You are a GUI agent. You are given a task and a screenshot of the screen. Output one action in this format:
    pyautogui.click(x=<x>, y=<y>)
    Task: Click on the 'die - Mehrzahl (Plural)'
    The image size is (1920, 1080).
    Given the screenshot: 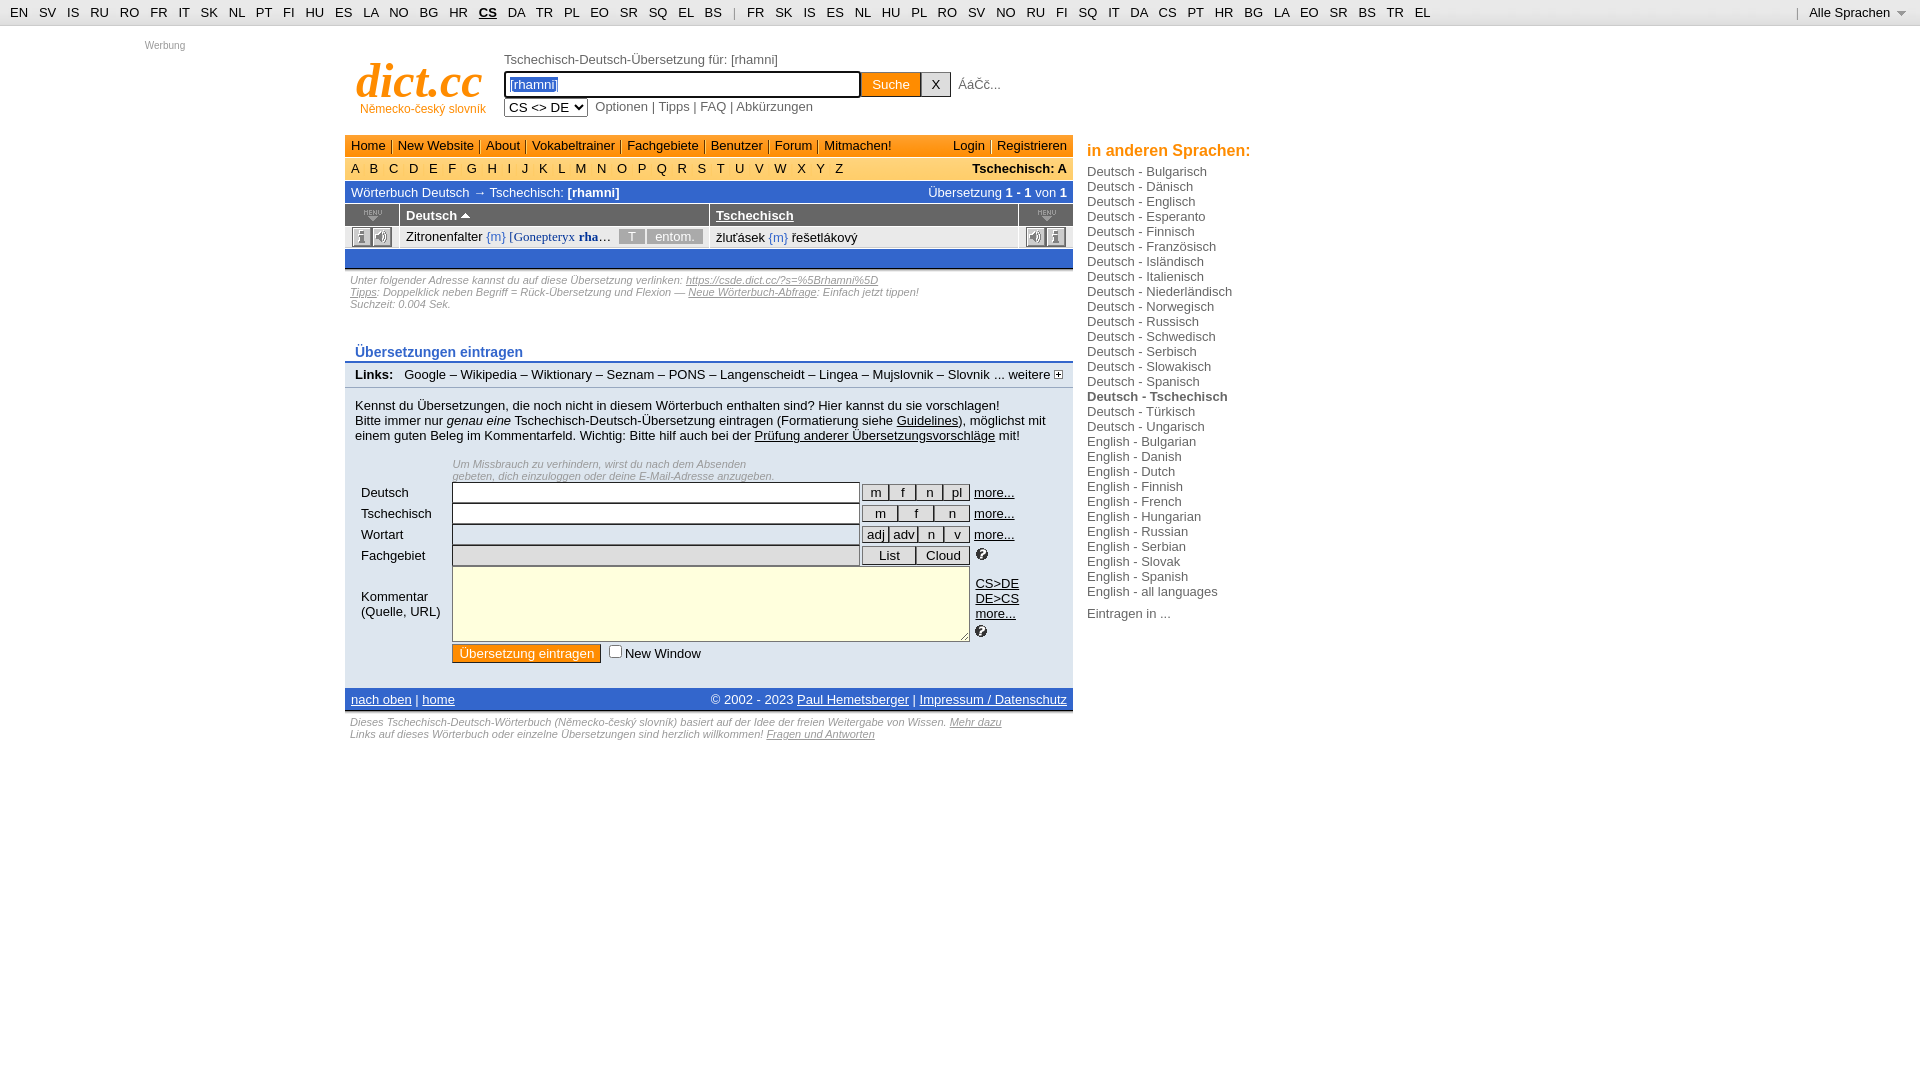 What is the action you would take?
    pyautogui.click(x=941, y=492)
    